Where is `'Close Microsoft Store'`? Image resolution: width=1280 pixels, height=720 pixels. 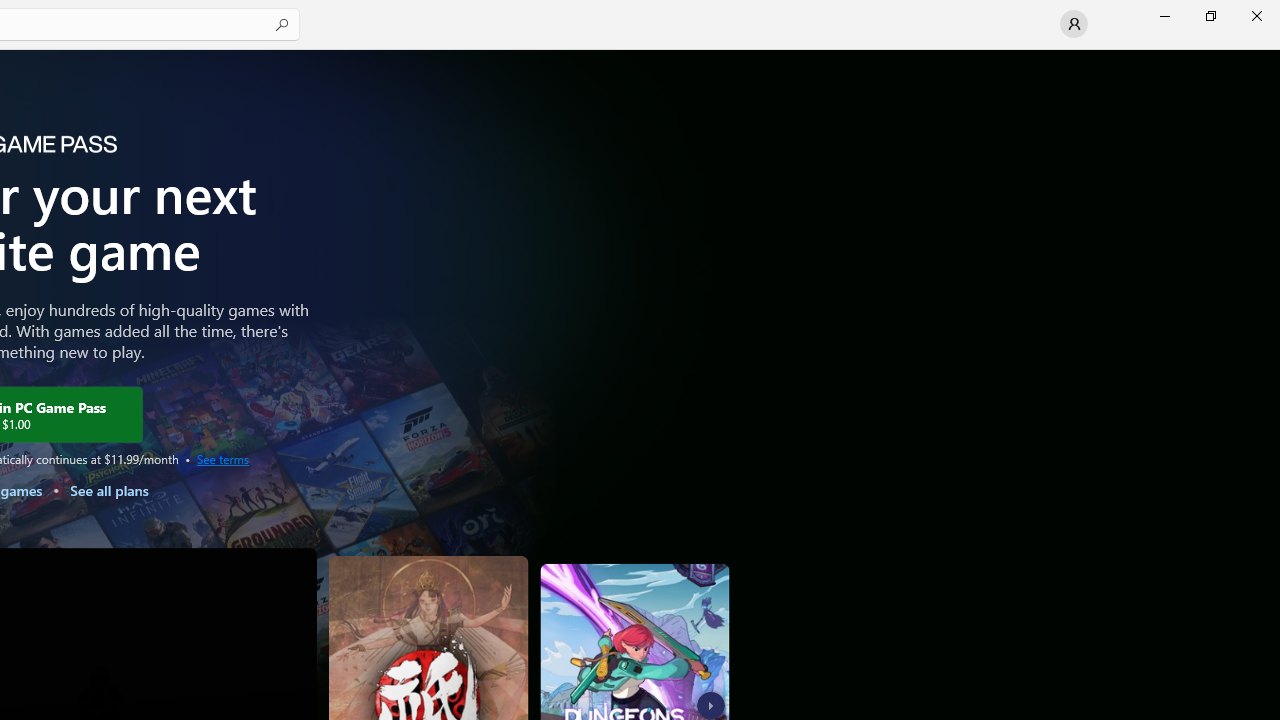 'Close Microsoft Store' is located at coordinates (1255, 15).